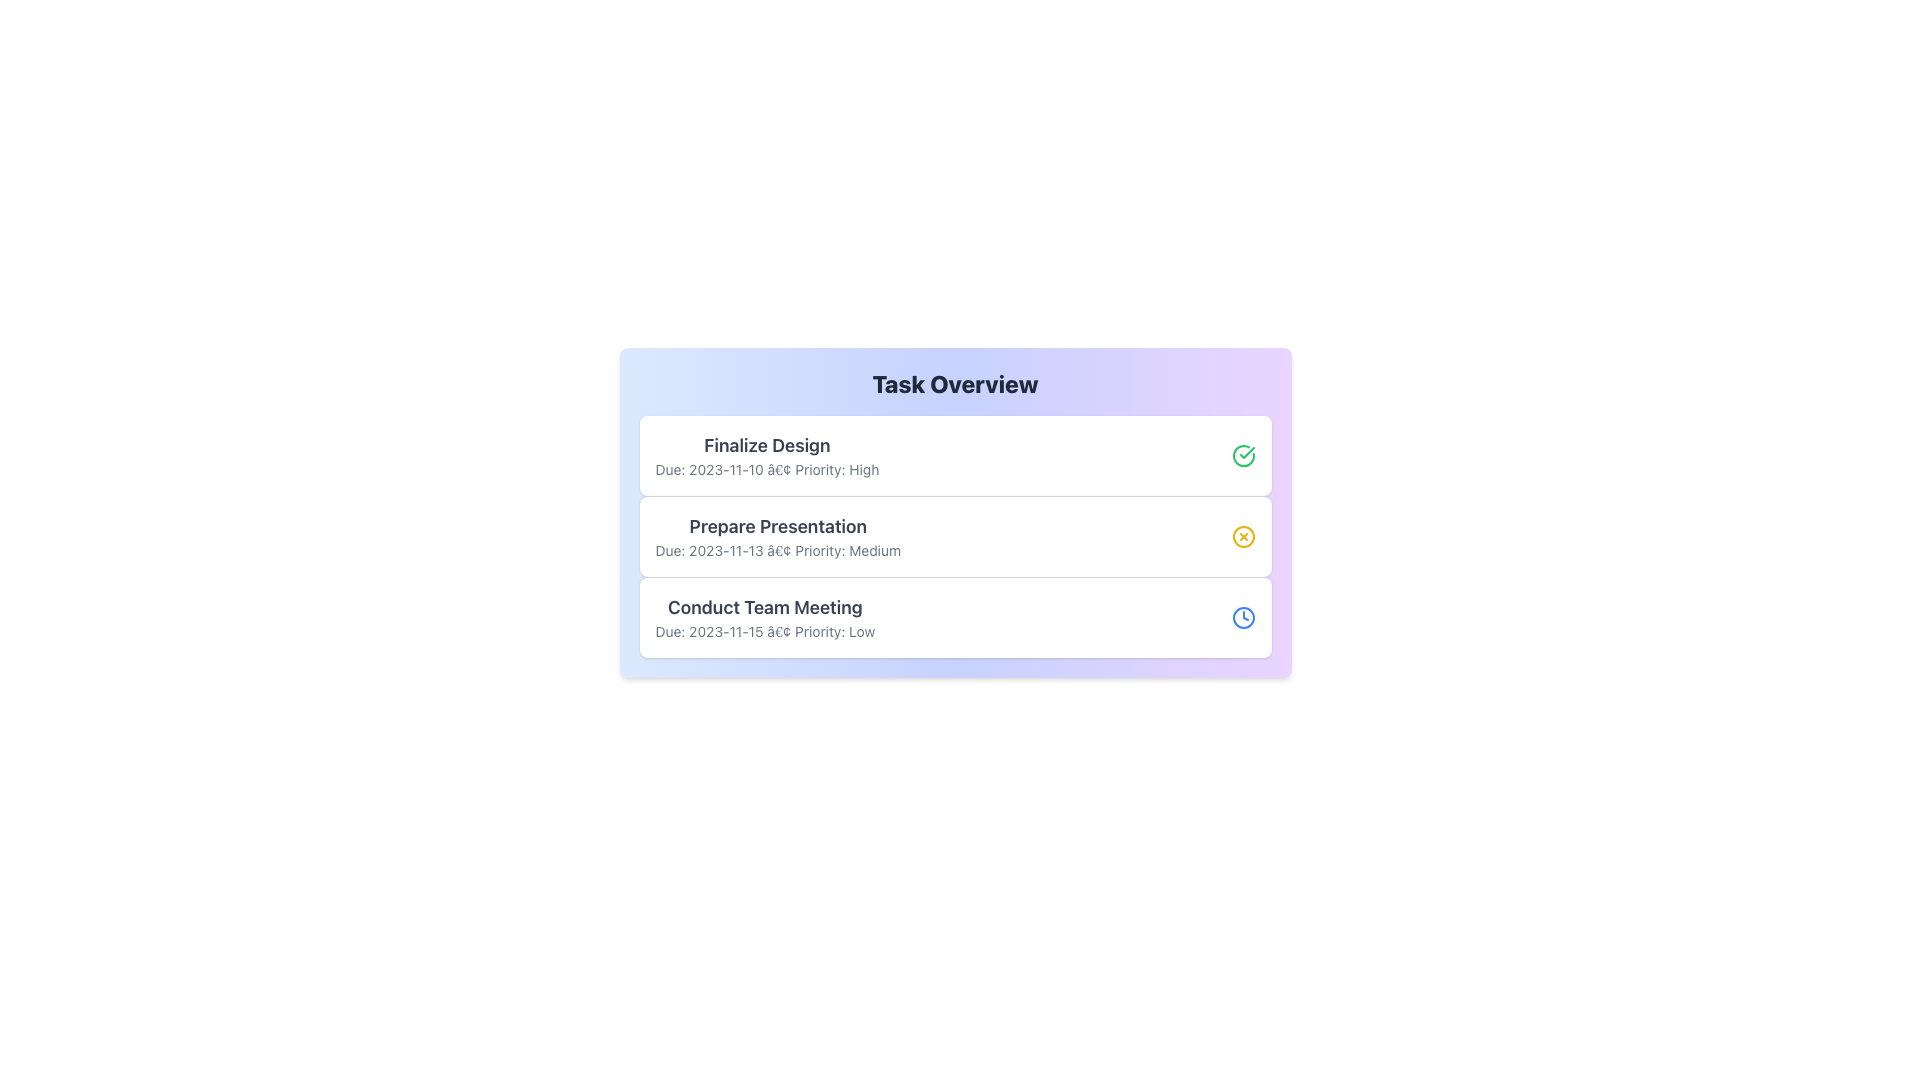  Describe the element at coordinates (777, 526) in the screenshot. I see `the Text Label that serves as the title of the second task item, located between 'Finalize Design' and 'Conduct Team Meeting'` at that location.